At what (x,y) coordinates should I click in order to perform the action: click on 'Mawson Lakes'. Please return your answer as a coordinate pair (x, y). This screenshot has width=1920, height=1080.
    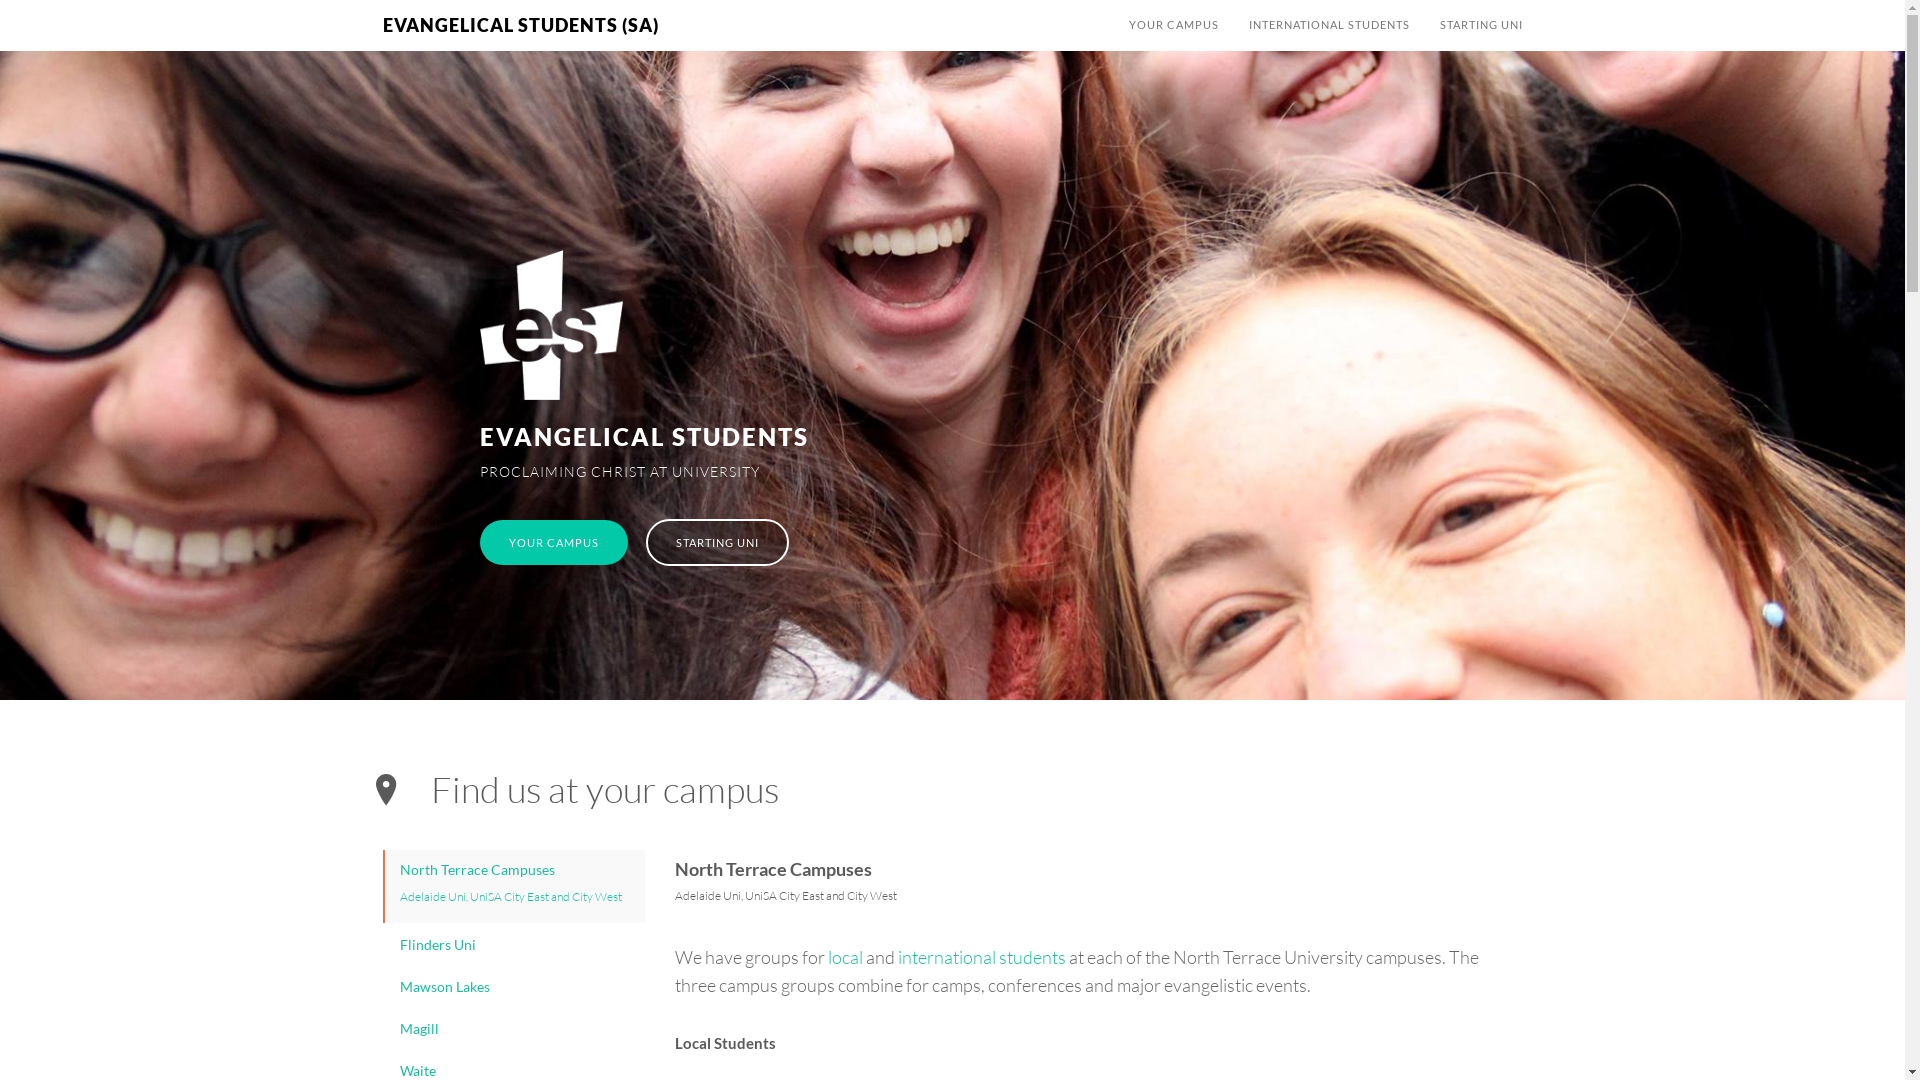
    Looking at the image, I should click on (384, 986).